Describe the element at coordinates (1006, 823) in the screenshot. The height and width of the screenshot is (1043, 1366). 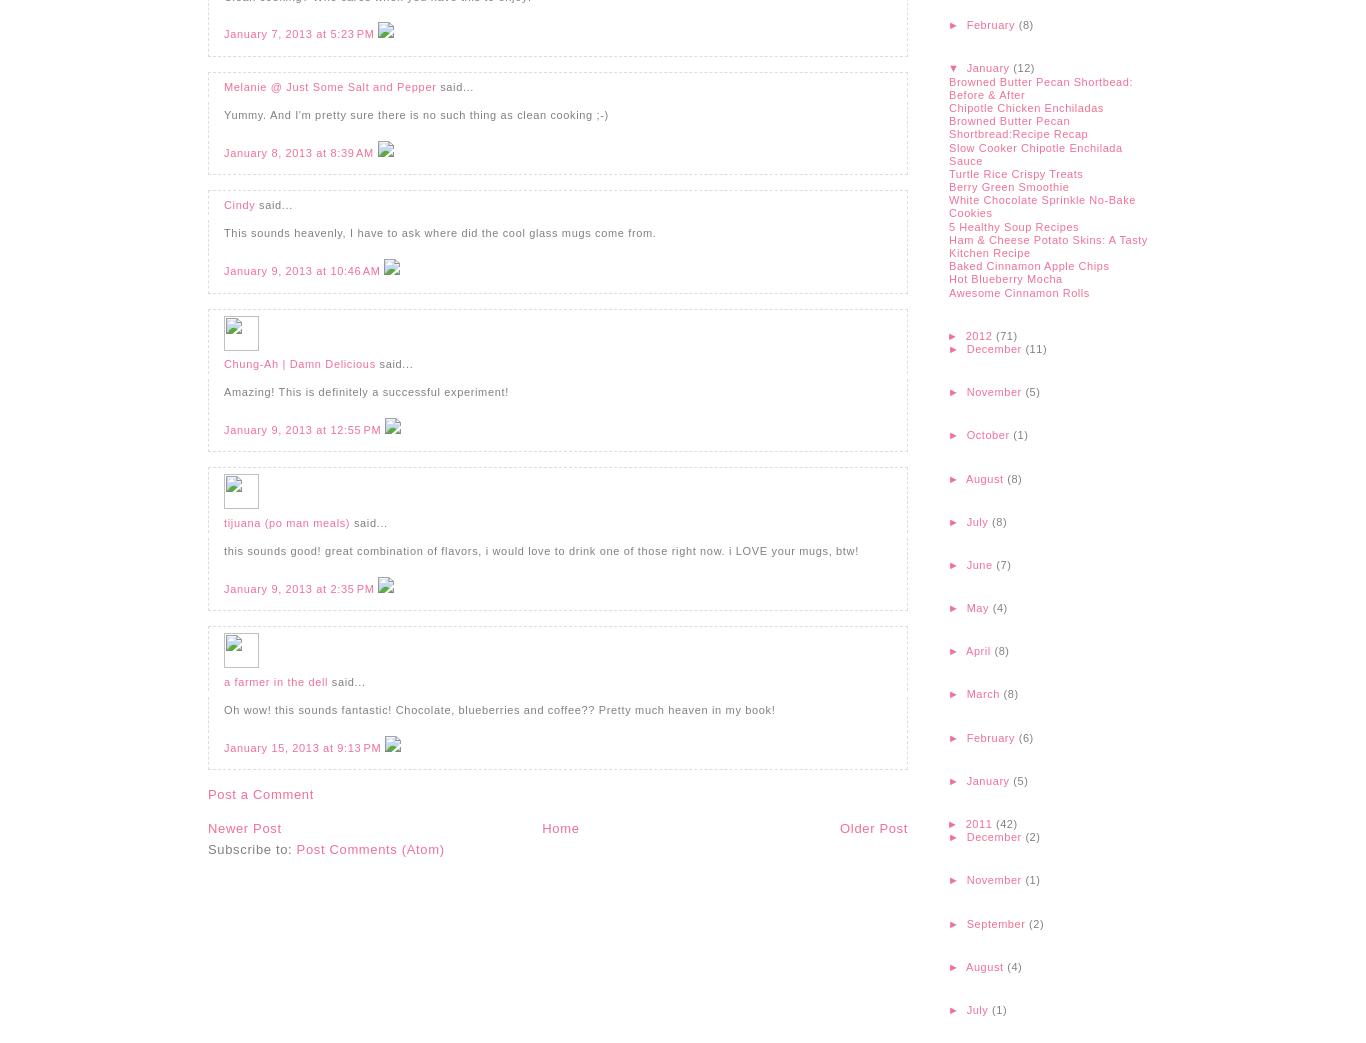
I see `'(42)'` at that location.